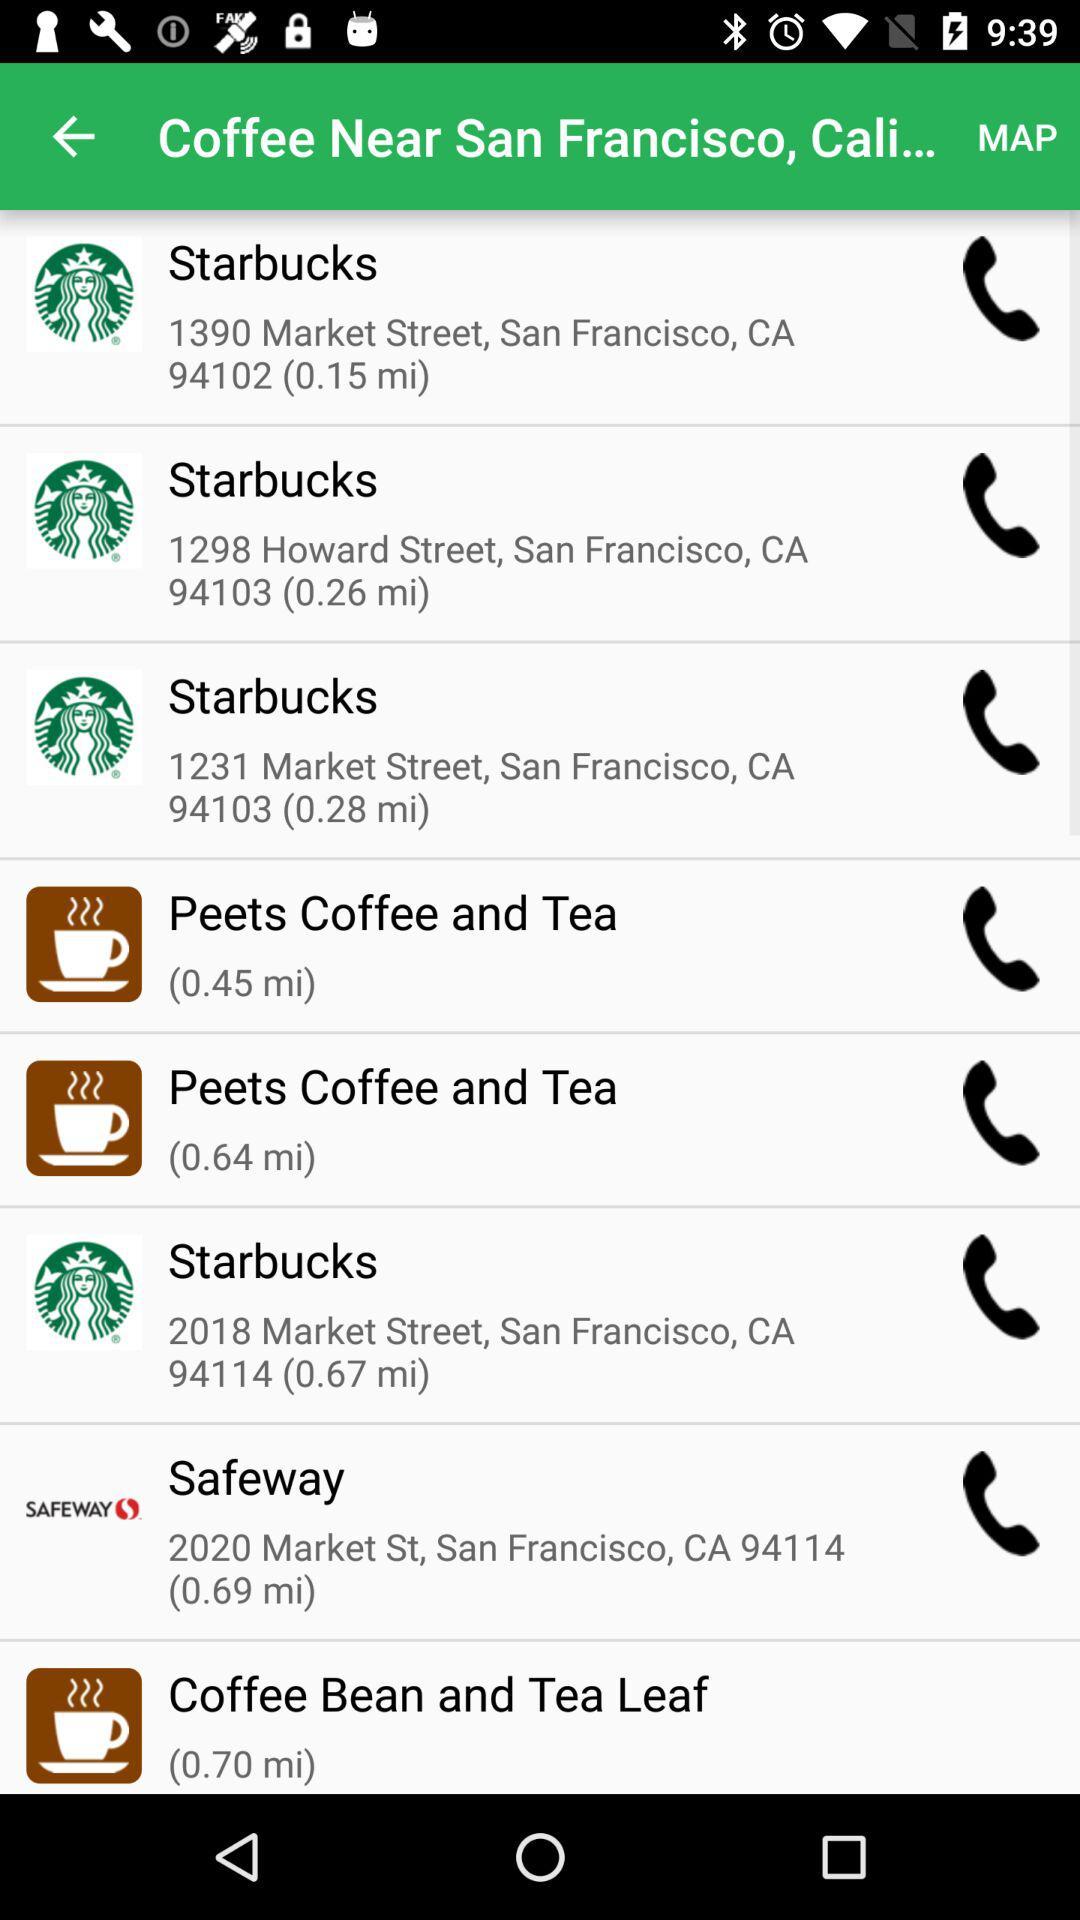 This screenshot has width=1080, height=1920. What do you see at coordinates (524, 570) in the screenshot?
I see `the 1298 howard street icon` at bounding box center [524, 570].